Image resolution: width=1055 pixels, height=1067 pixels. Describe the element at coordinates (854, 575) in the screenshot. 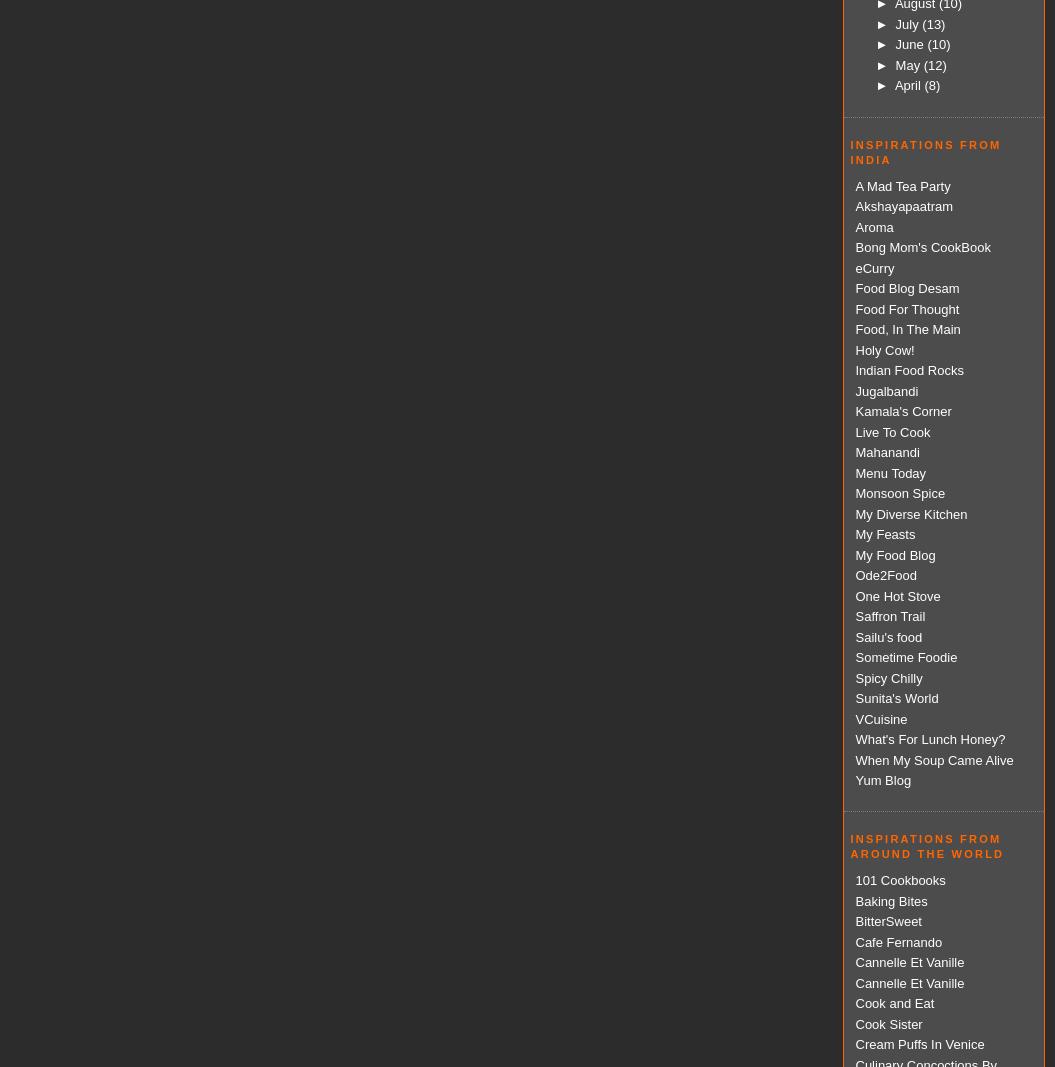

I see `'Ode2Food'` at that location.